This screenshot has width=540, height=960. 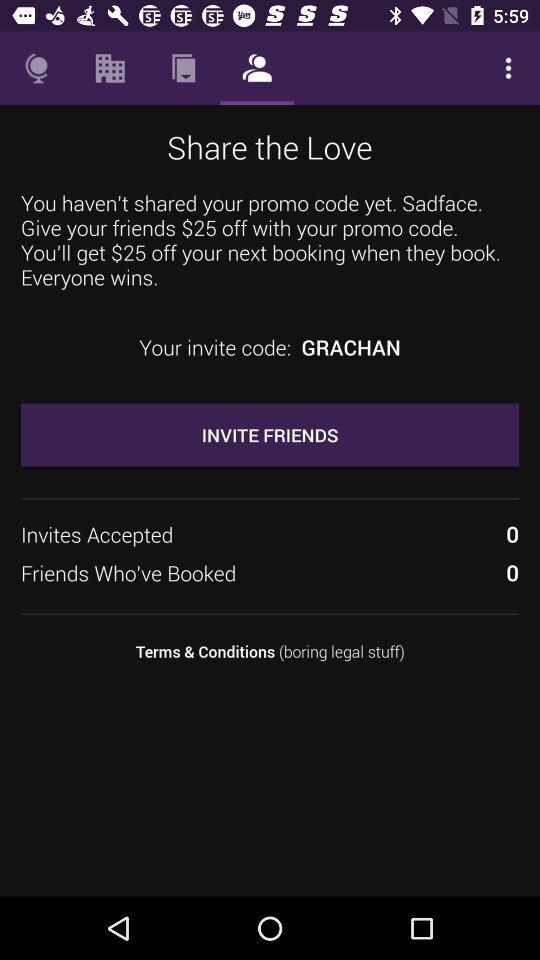 What do you see at coordinates (350, 347) in the screenshot?
I see `grachan` at bounding box center [350, 347].